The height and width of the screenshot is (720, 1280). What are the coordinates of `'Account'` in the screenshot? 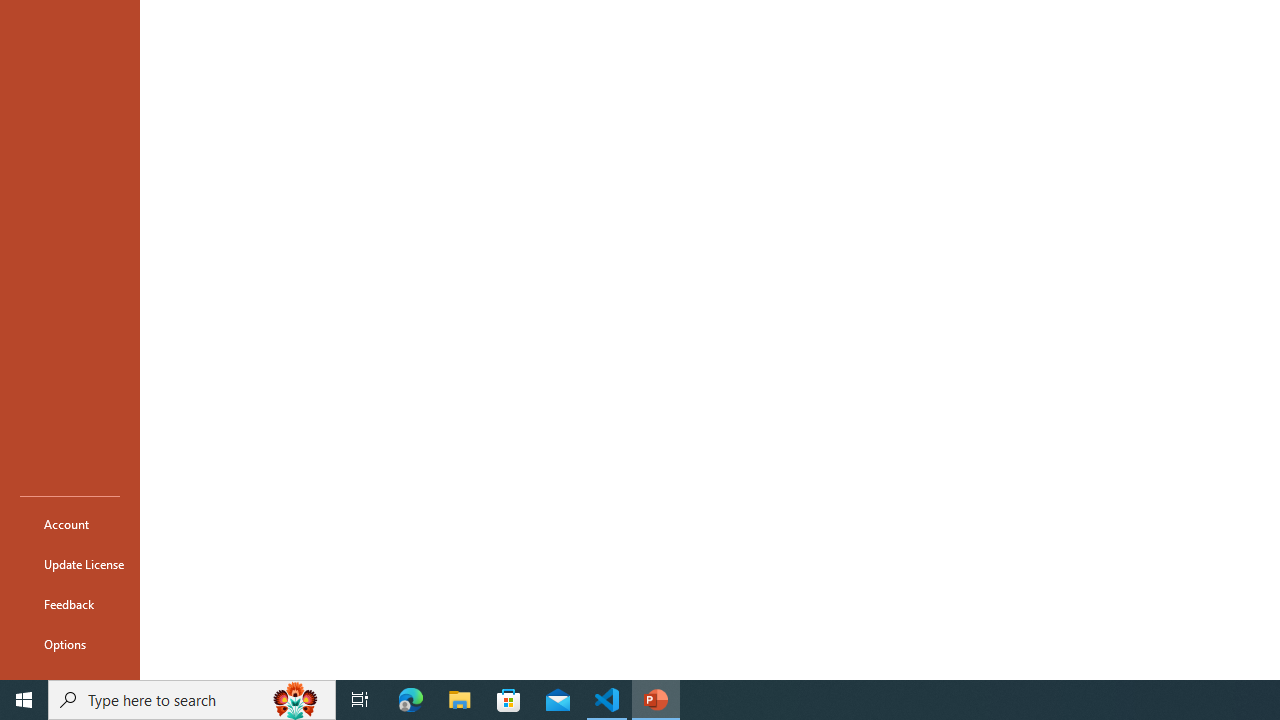 It's located at (69, 523).